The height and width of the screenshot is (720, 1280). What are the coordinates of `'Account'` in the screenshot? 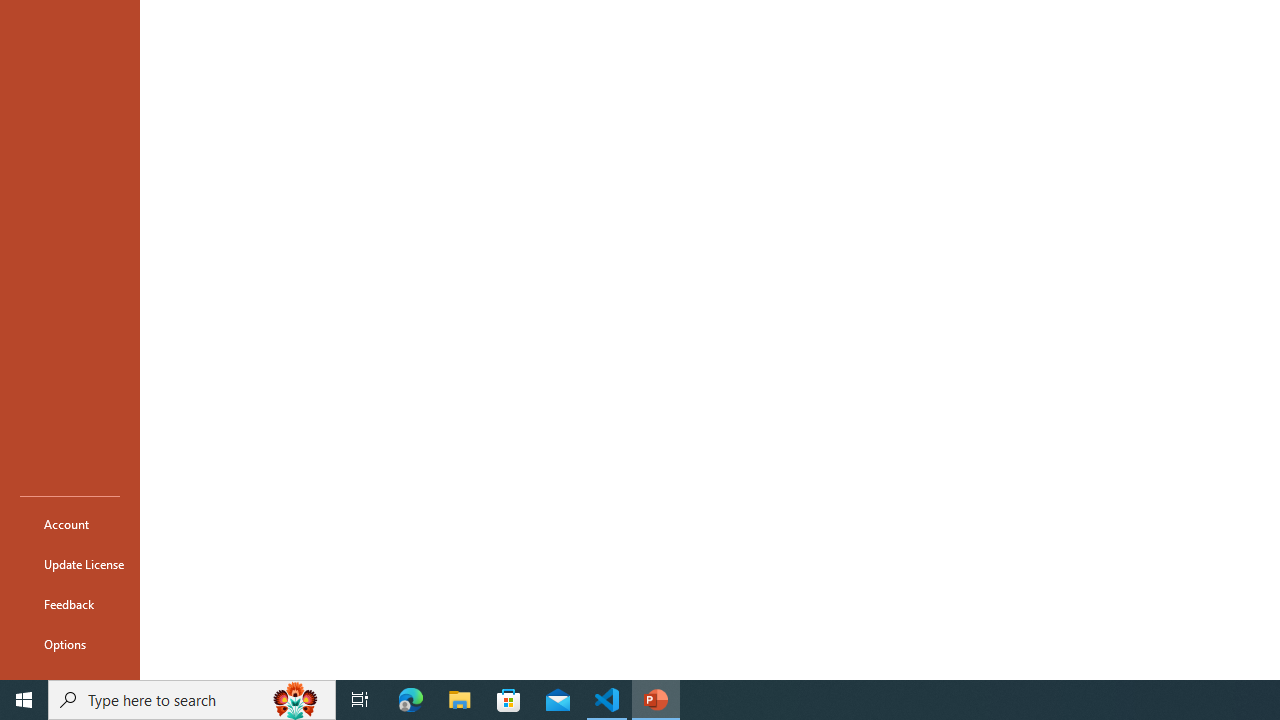 It's located at (69, 523).